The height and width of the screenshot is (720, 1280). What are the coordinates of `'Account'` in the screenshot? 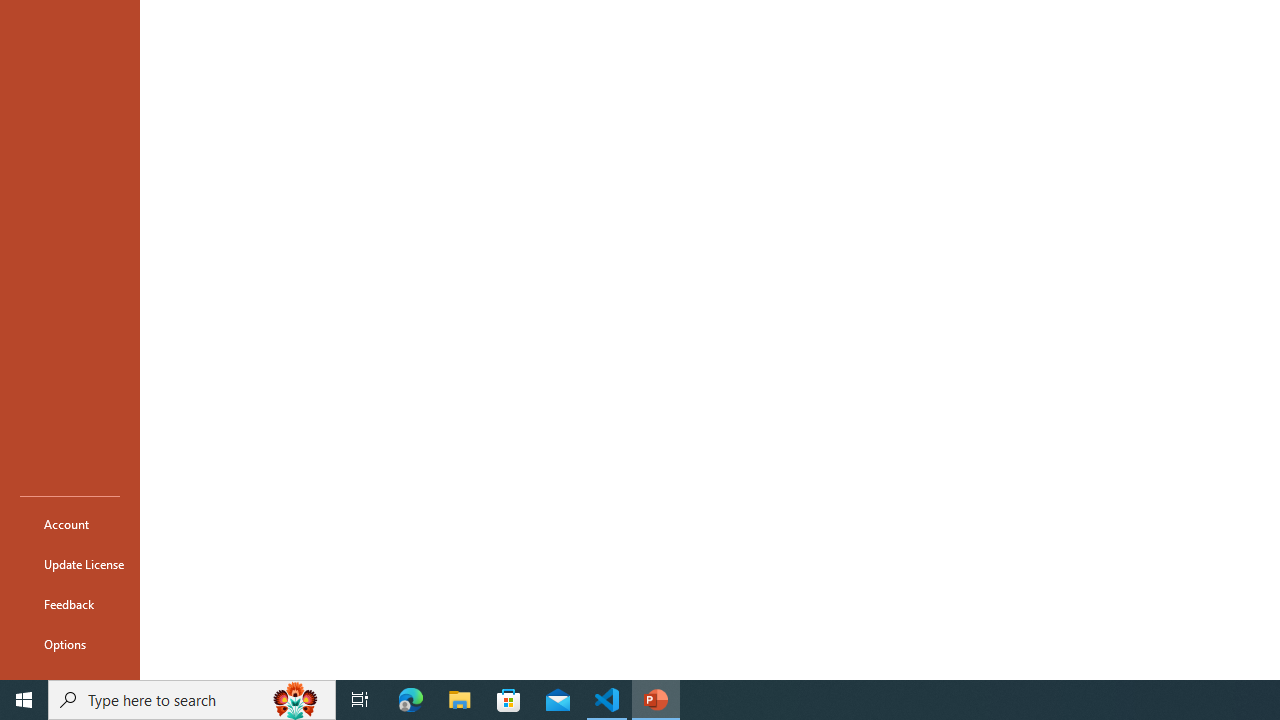 It's located at (69, 523).